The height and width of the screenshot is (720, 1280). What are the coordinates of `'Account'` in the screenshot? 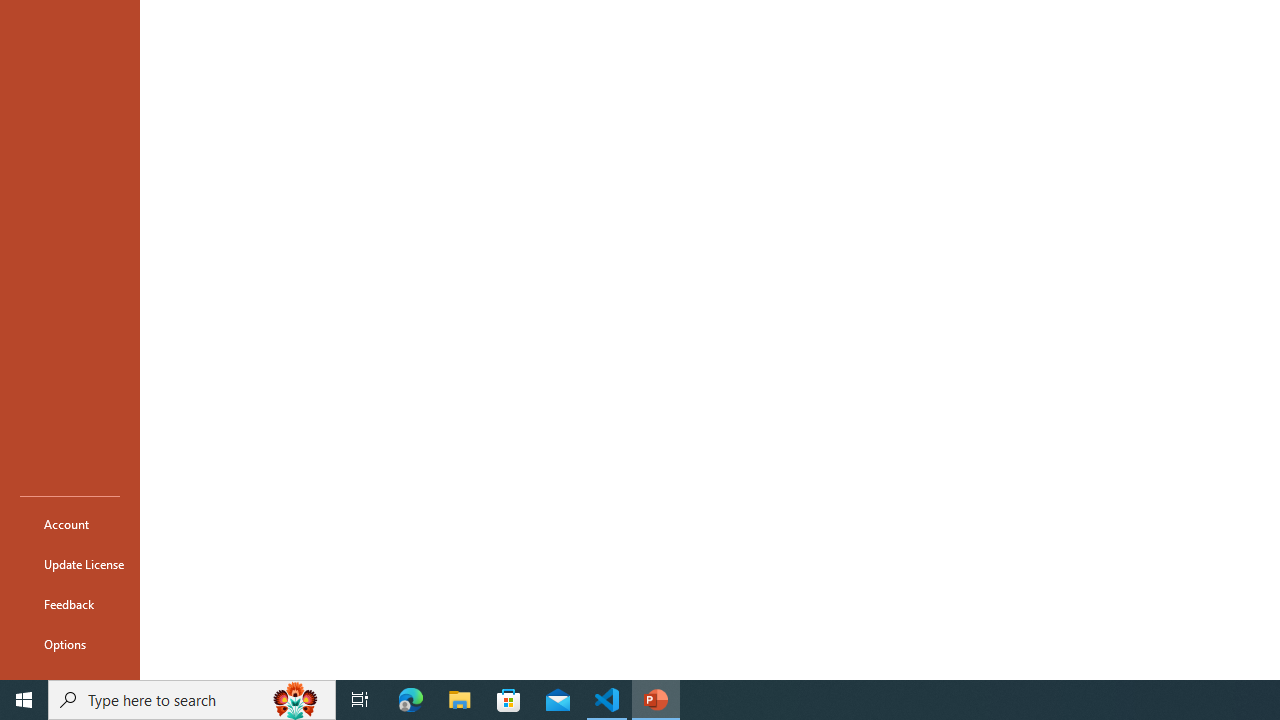 It's located at (69, 523).